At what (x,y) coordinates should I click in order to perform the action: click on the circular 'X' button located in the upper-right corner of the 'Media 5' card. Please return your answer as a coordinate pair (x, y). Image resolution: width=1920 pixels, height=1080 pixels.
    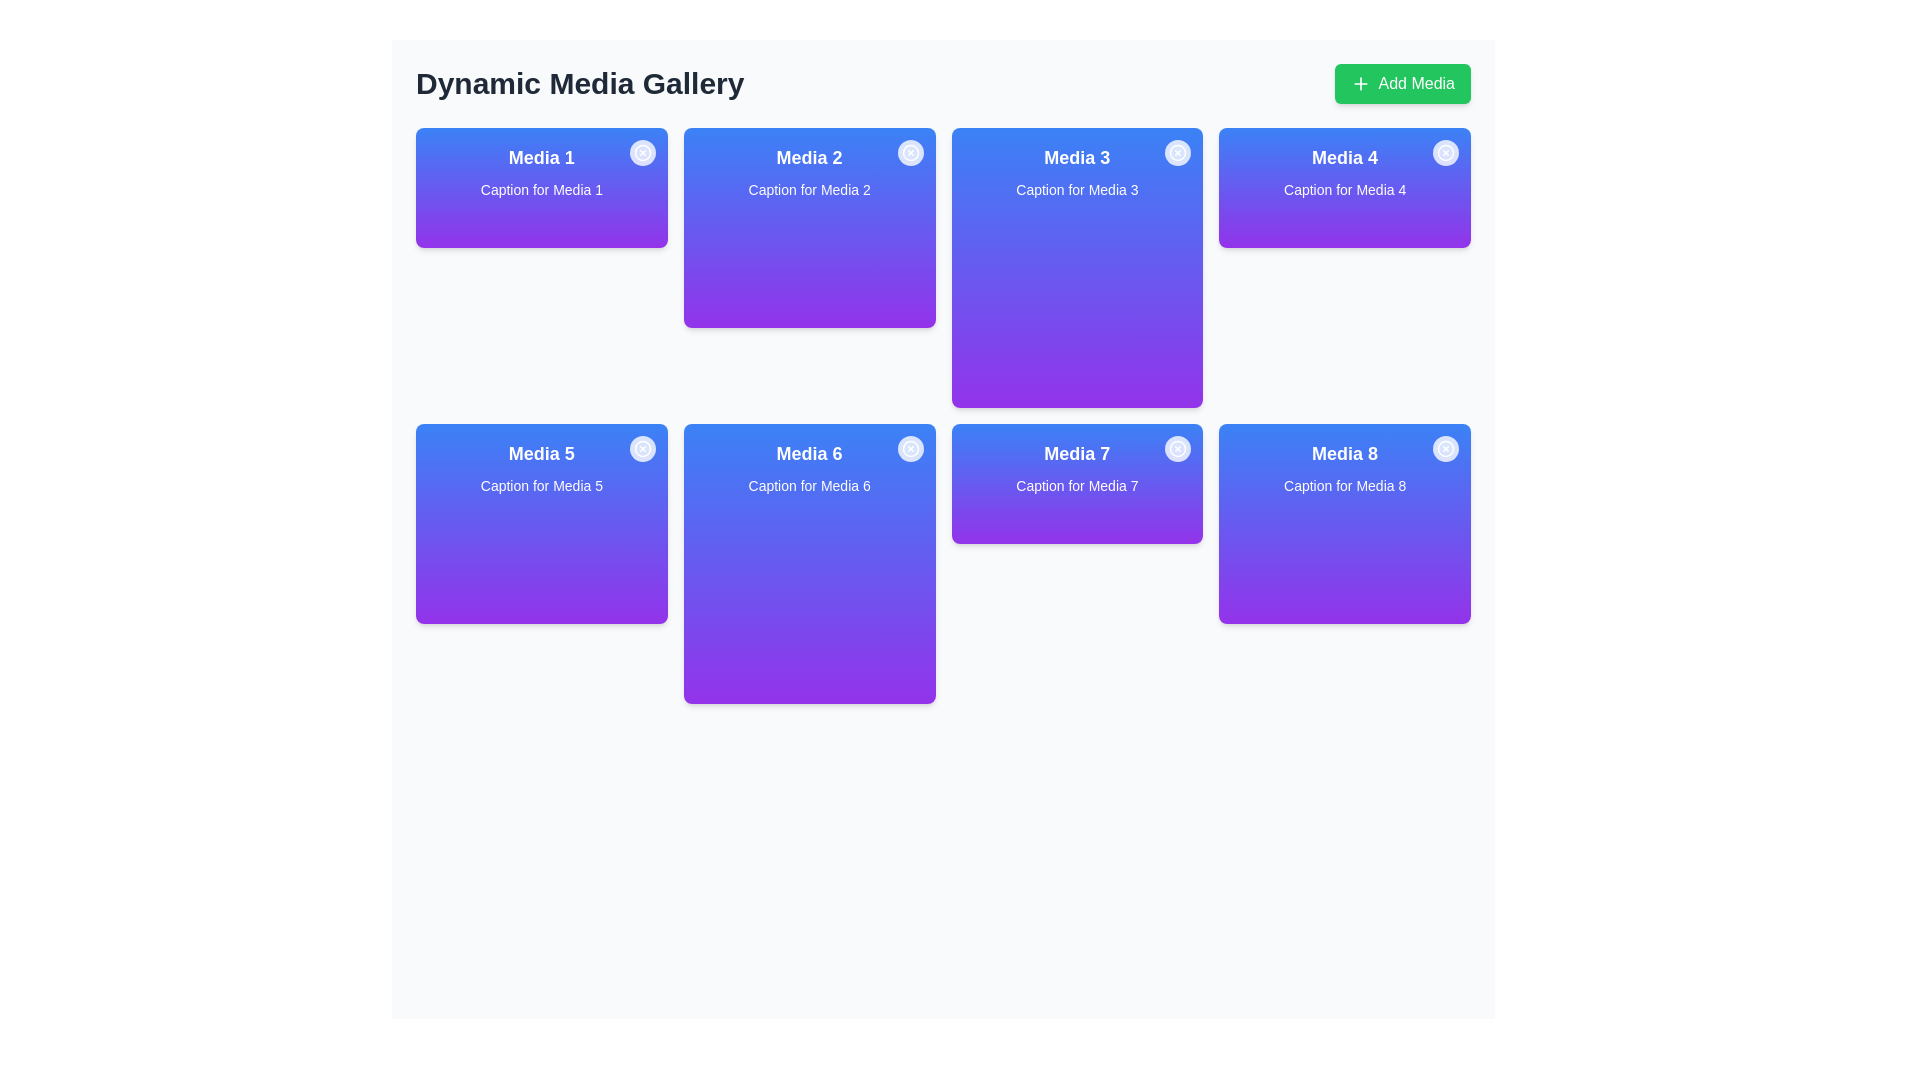
    Looking at the image, I should click on (642, 450).